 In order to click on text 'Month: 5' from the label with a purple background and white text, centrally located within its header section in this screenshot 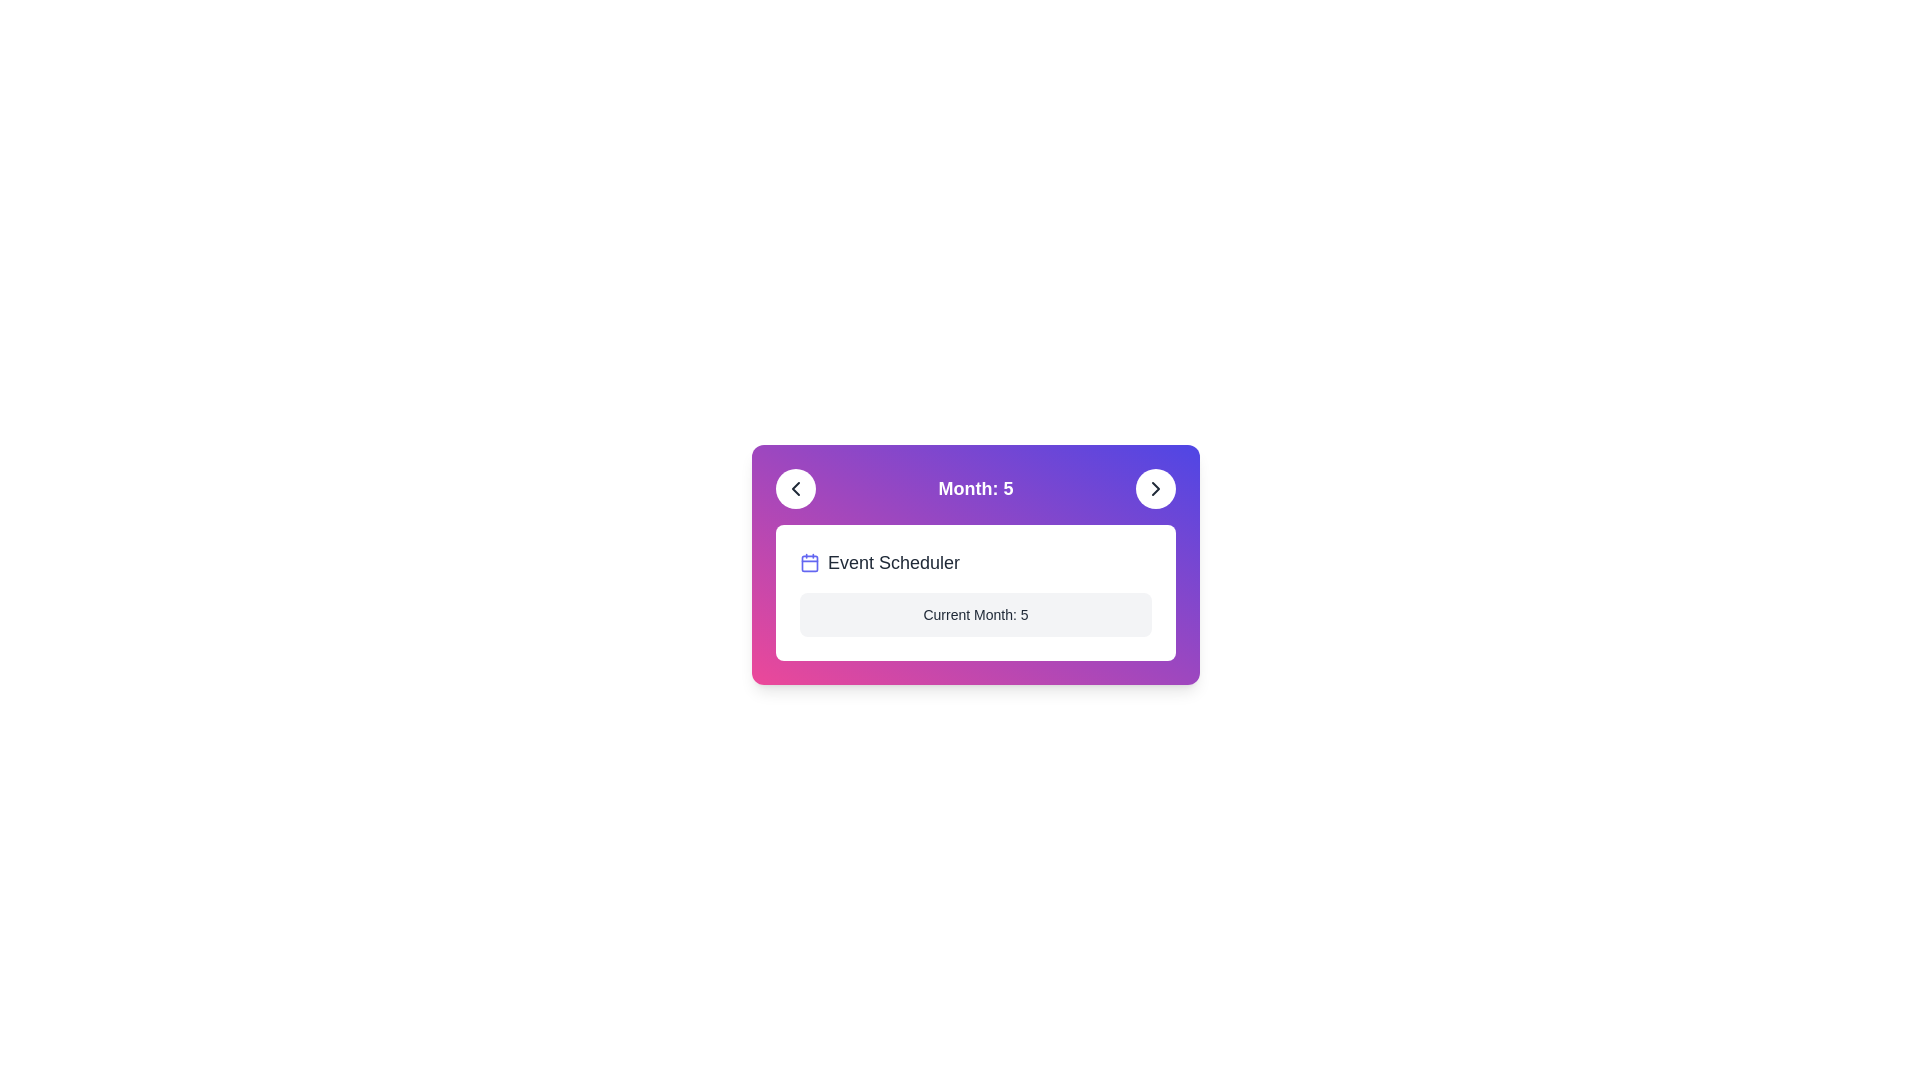, I will do `click(975, 489)`.